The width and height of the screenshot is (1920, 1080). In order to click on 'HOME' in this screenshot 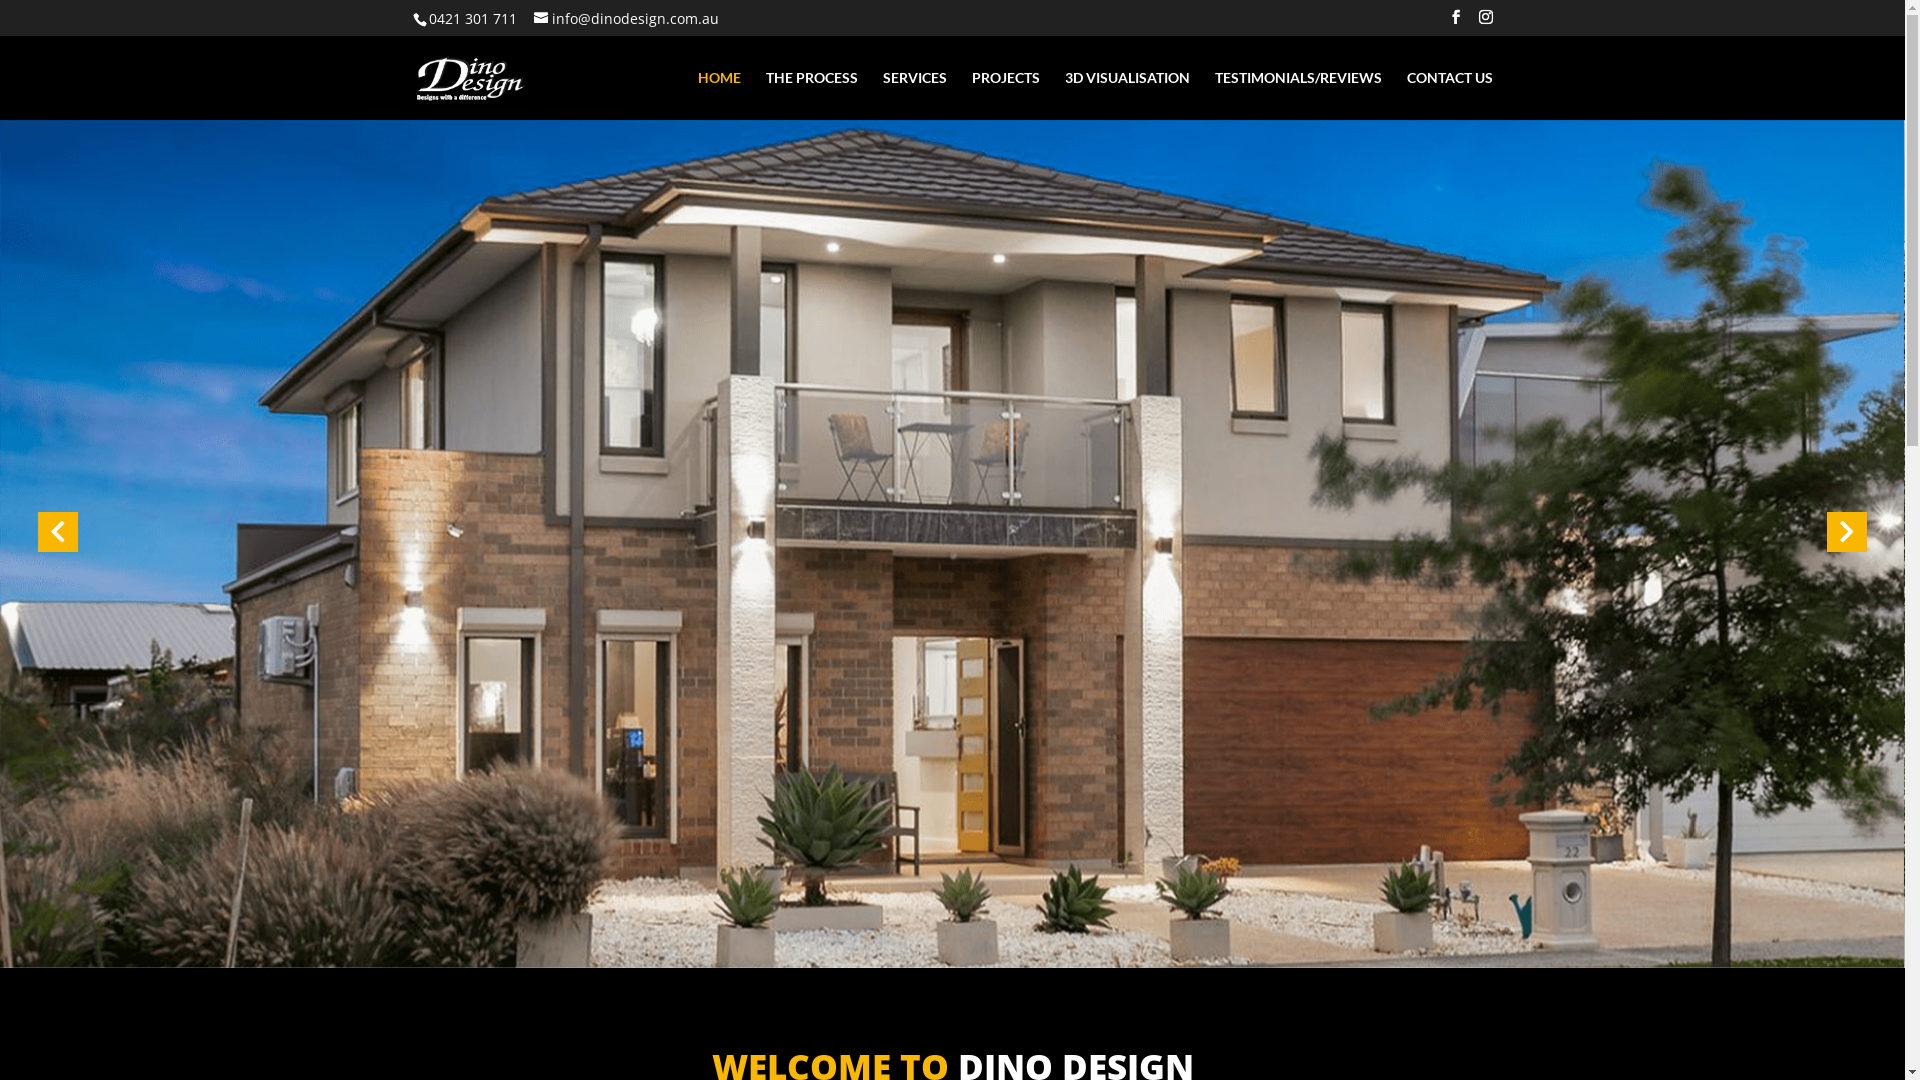, I will do `click(719, 95)`.